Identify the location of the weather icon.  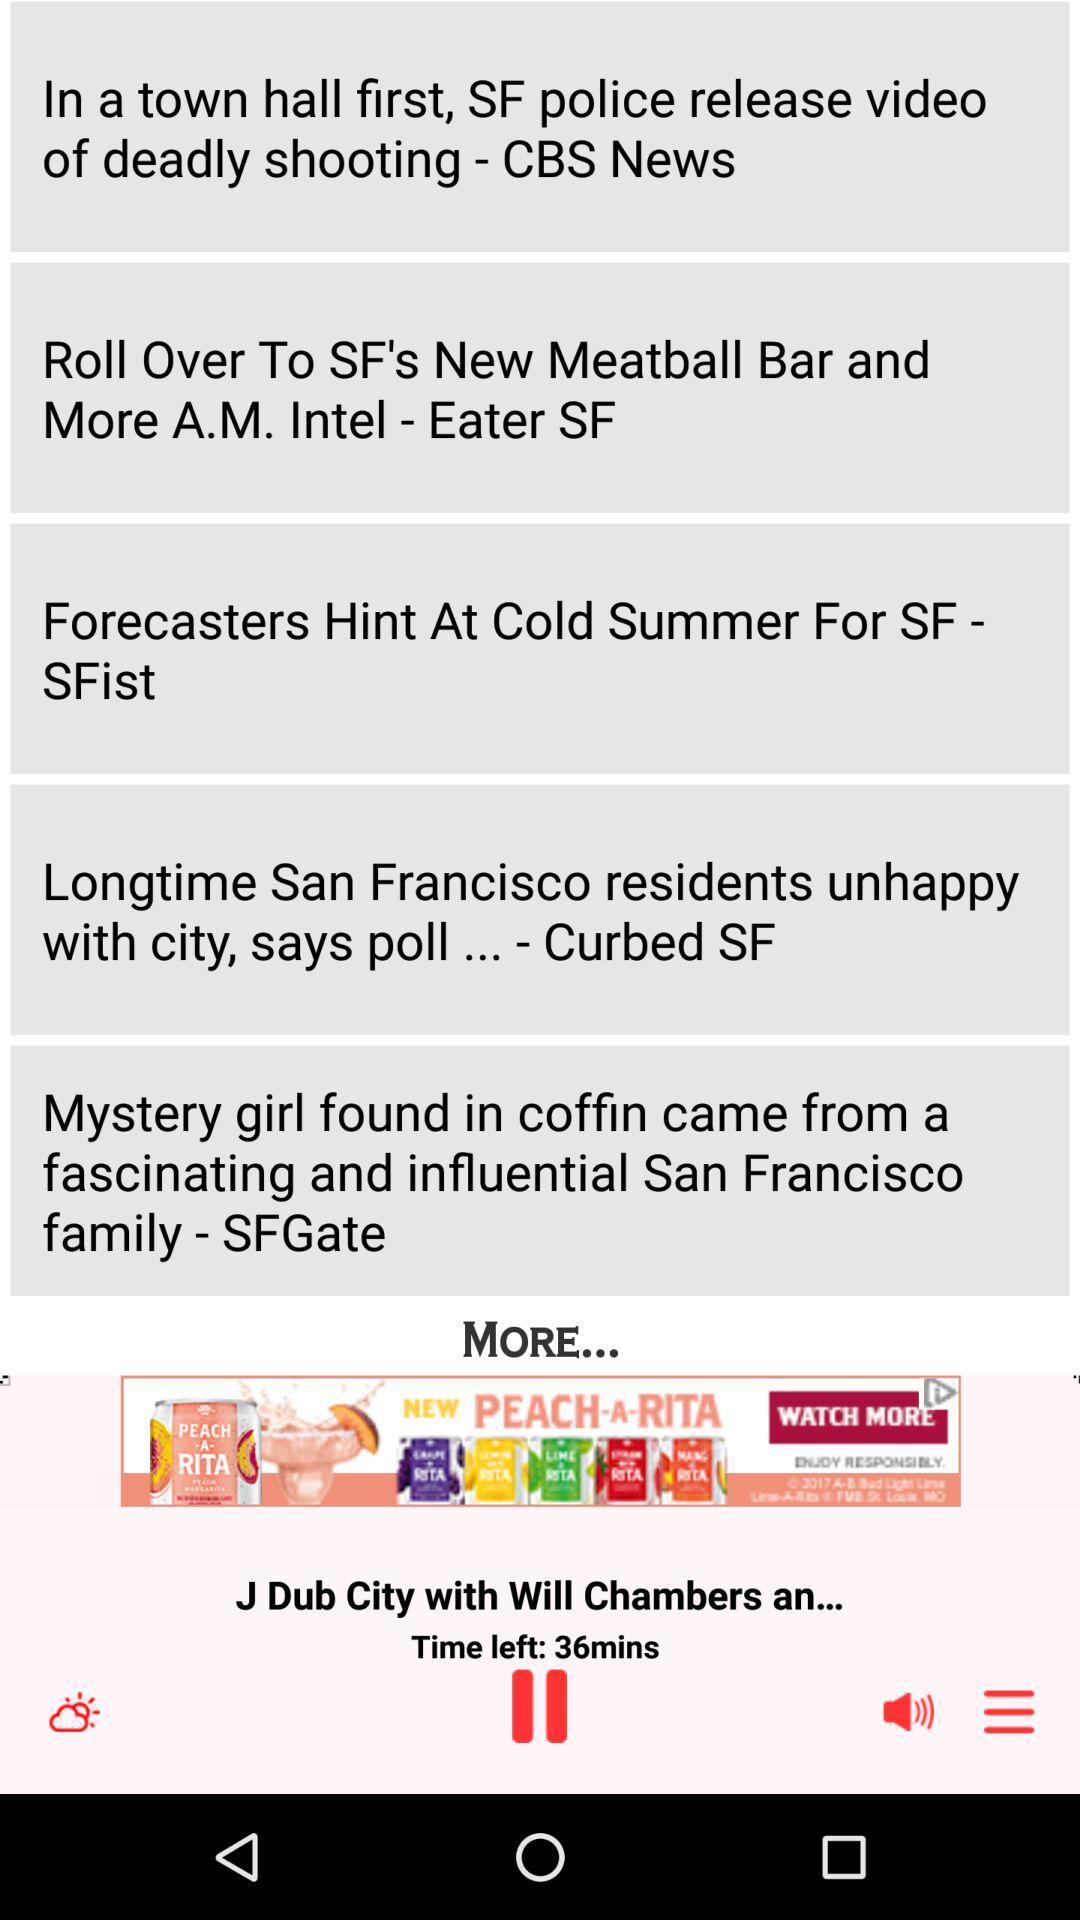
(73, 1832).